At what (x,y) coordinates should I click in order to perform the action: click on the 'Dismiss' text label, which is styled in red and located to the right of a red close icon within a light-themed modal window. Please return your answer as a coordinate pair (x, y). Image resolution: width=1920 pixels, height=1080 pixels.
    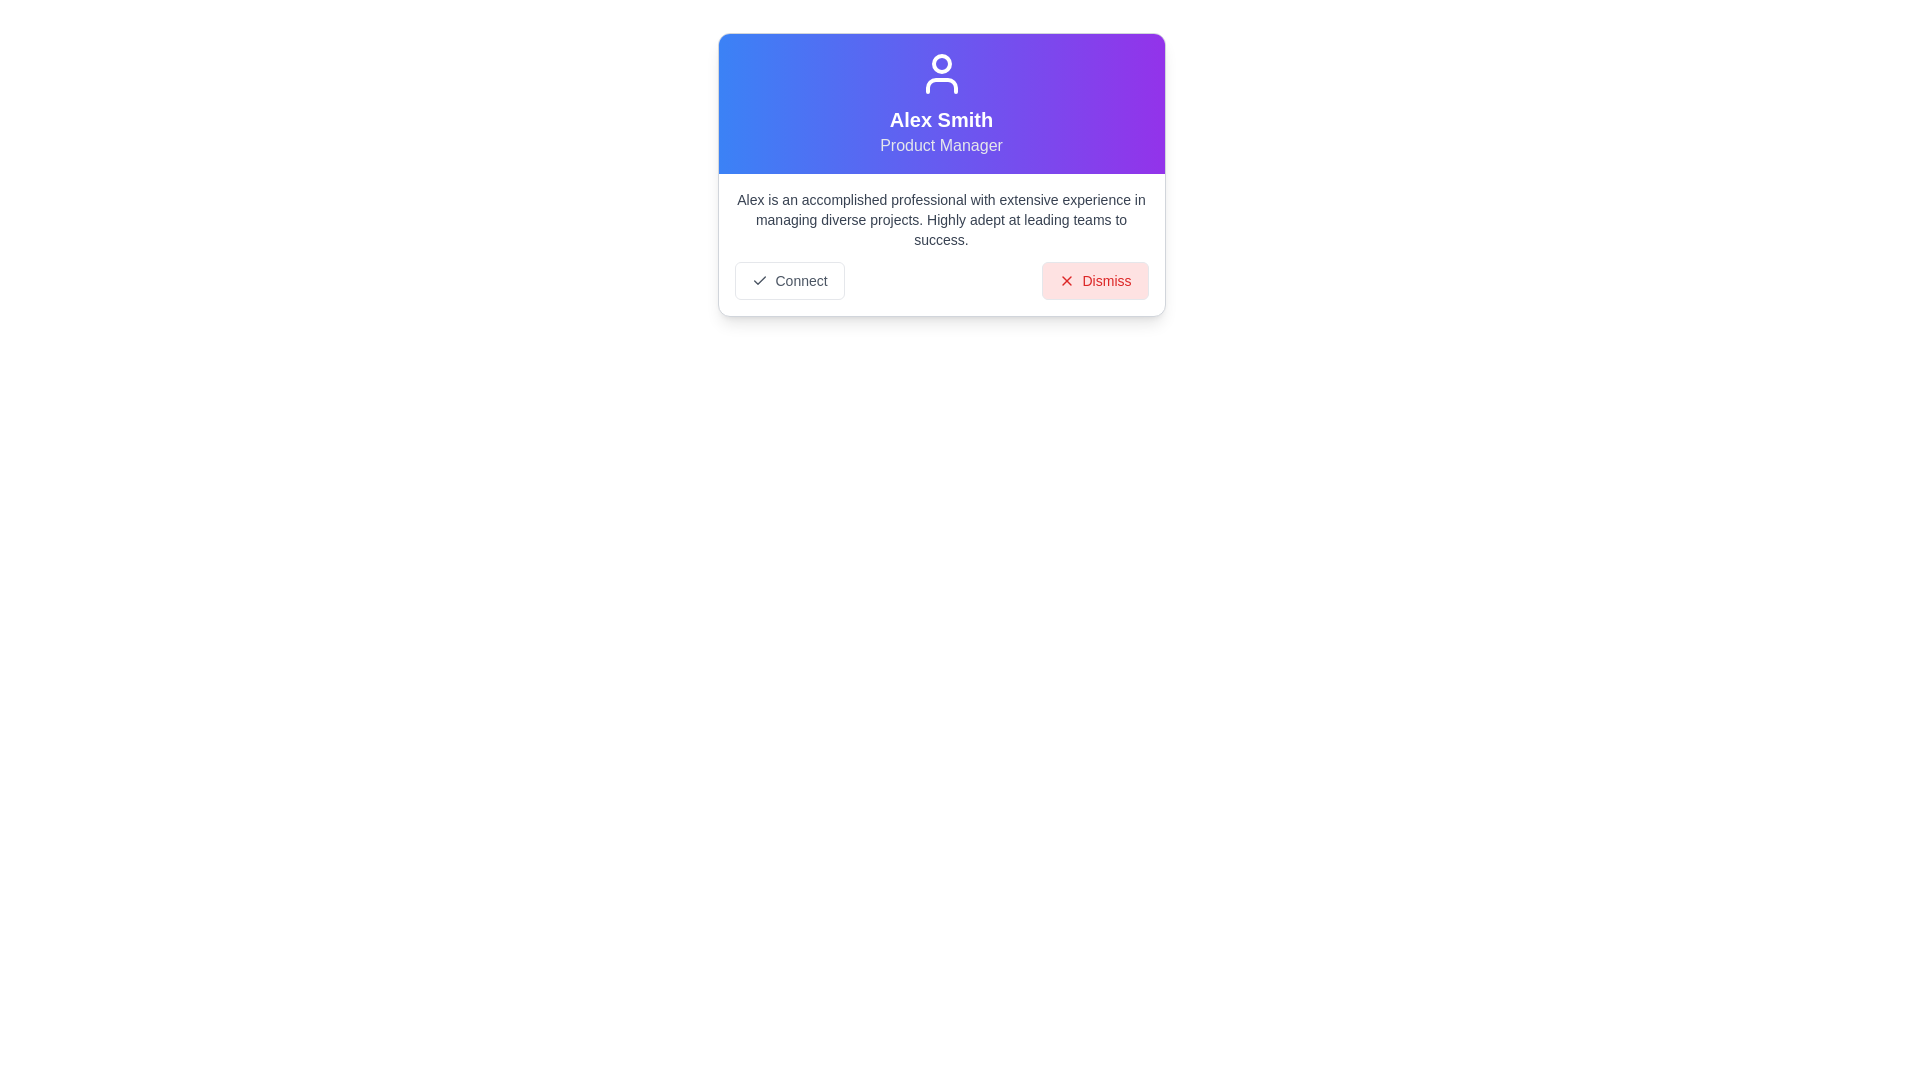
    Looking at the image, I should click on (1106, 281).